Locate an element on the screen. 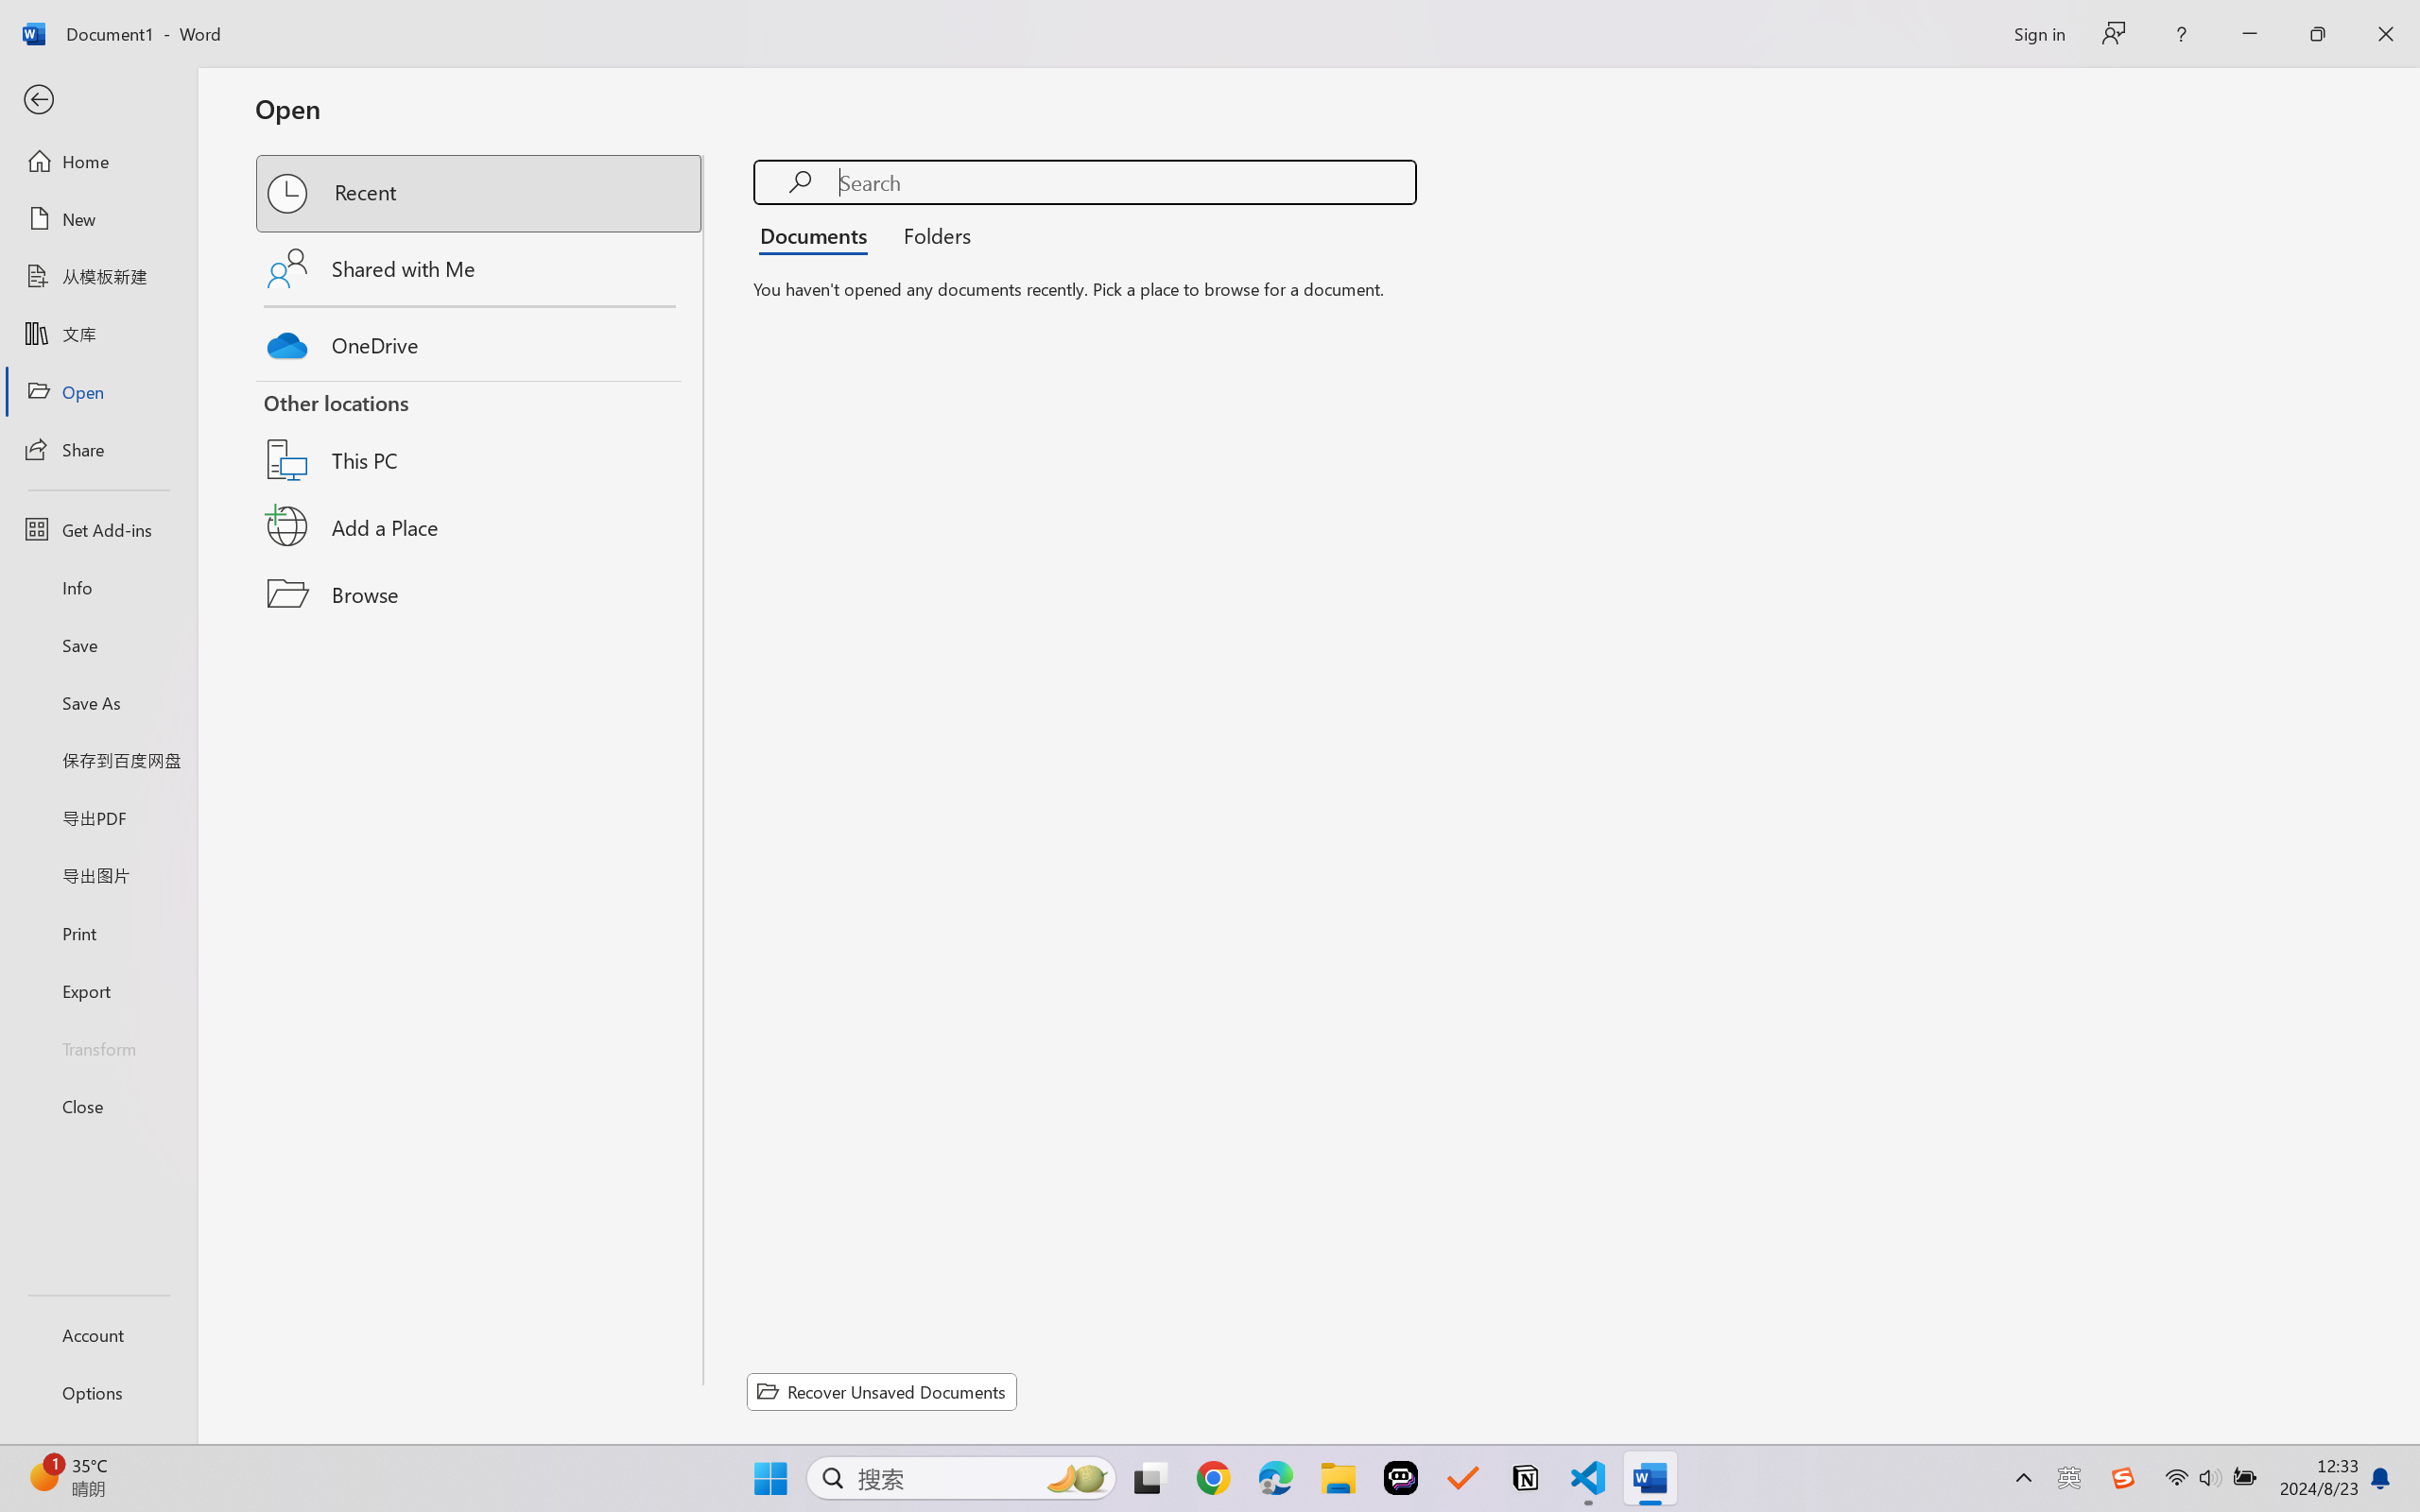 This screenshot has width=2420, height=1512. 'Transform' is located at coordinates (97, 1046).